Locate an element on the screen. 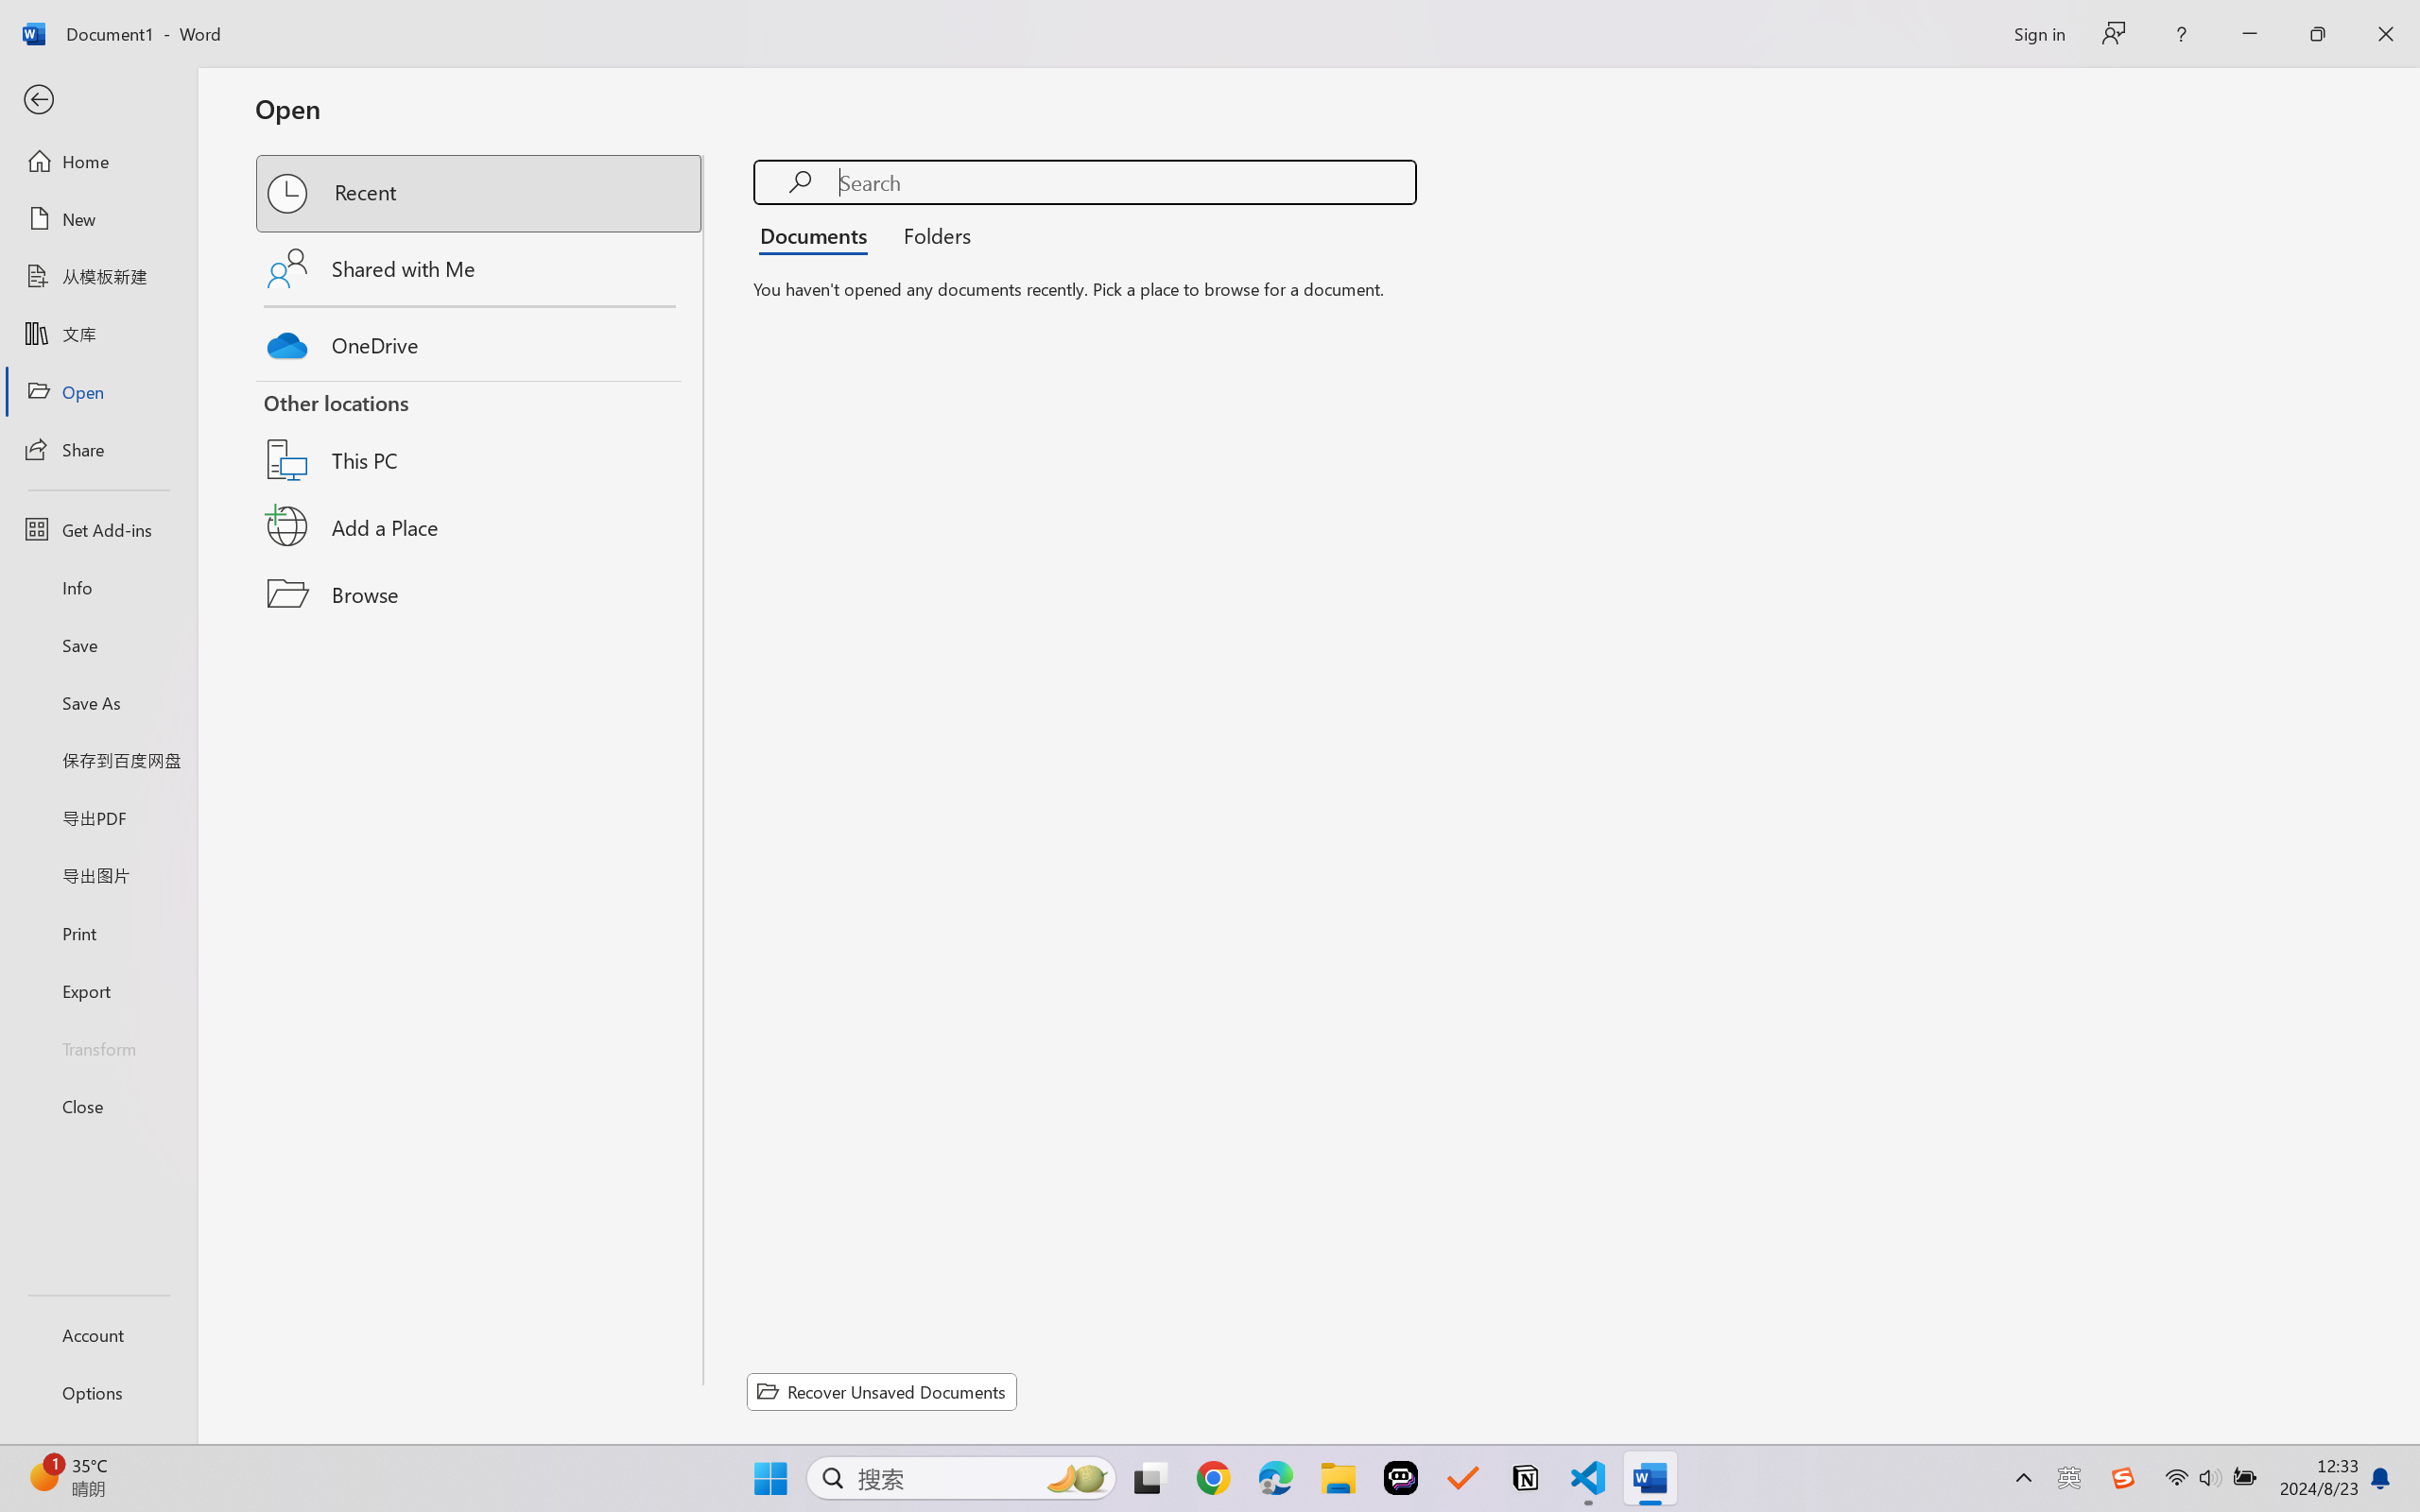 This screenshot has width=2420, height=1512. 'Transform' is located at coordinates (97, 1046).